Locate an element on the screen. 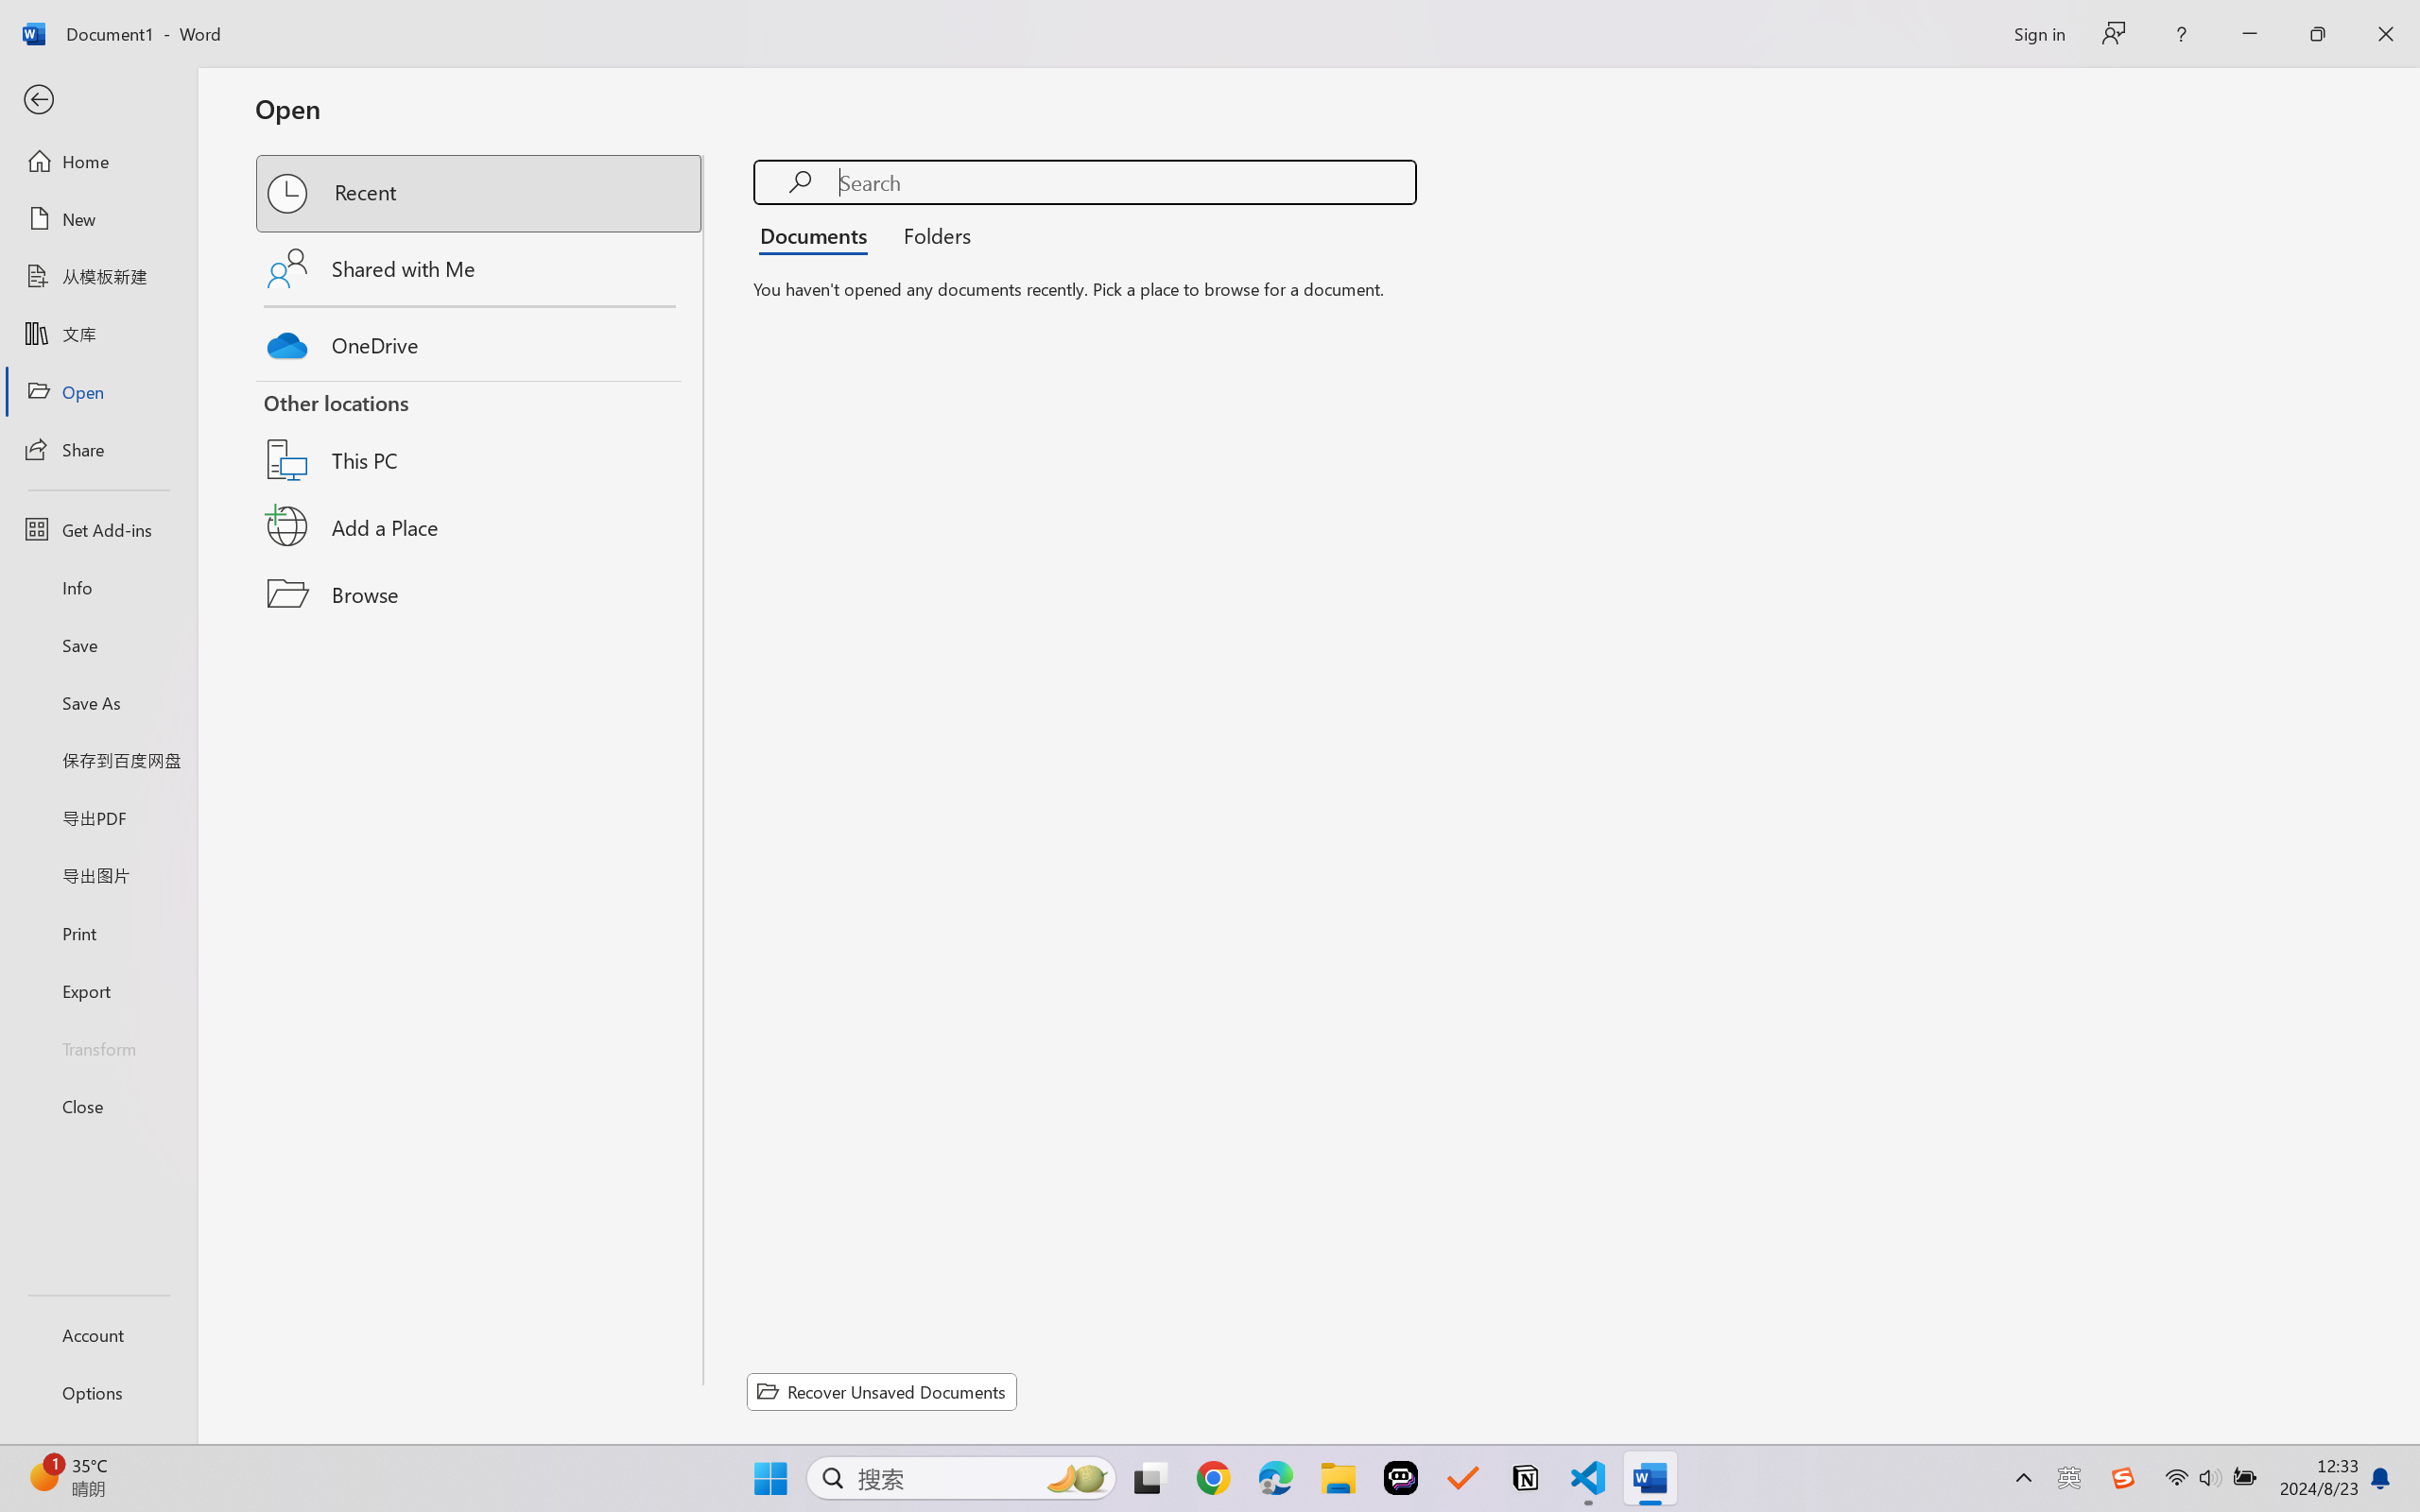 This screenshot has width=2420, height=1512. 'Transform' is located at coordinates (97, 1046).